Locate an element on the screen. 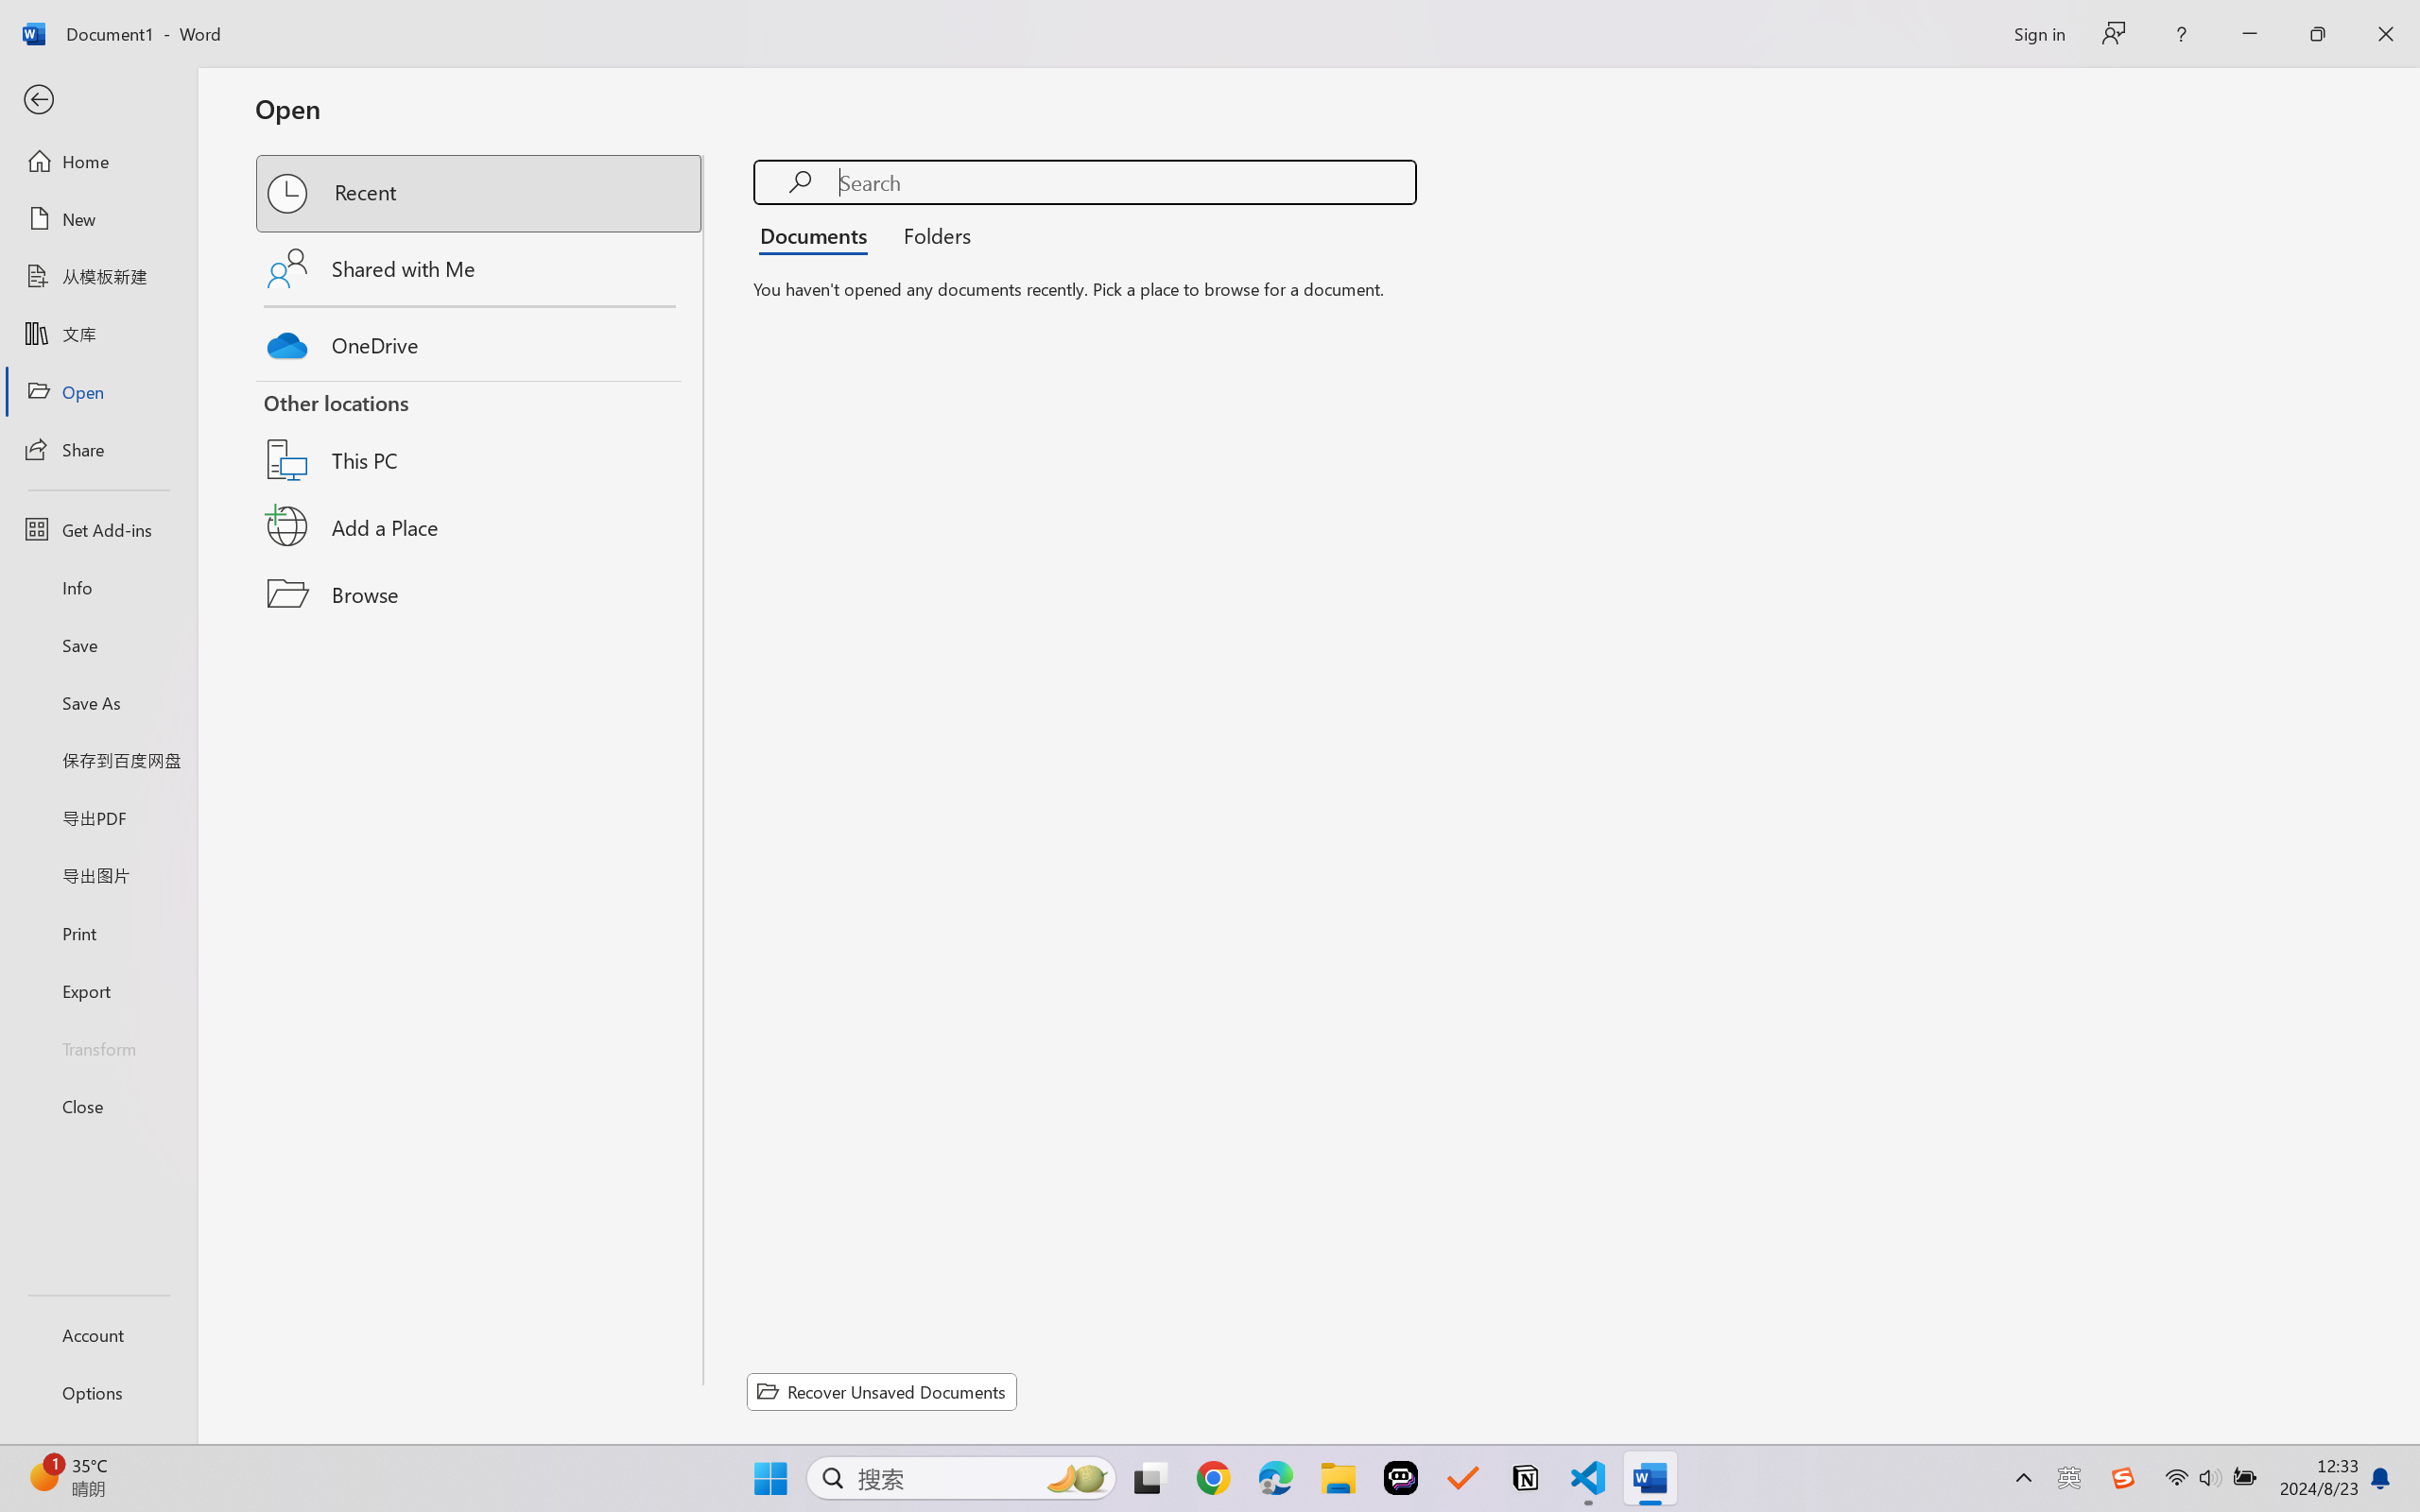 This screenshot has width=2420, height=1512. 'Transform' is located at coordinates (97, 1046).